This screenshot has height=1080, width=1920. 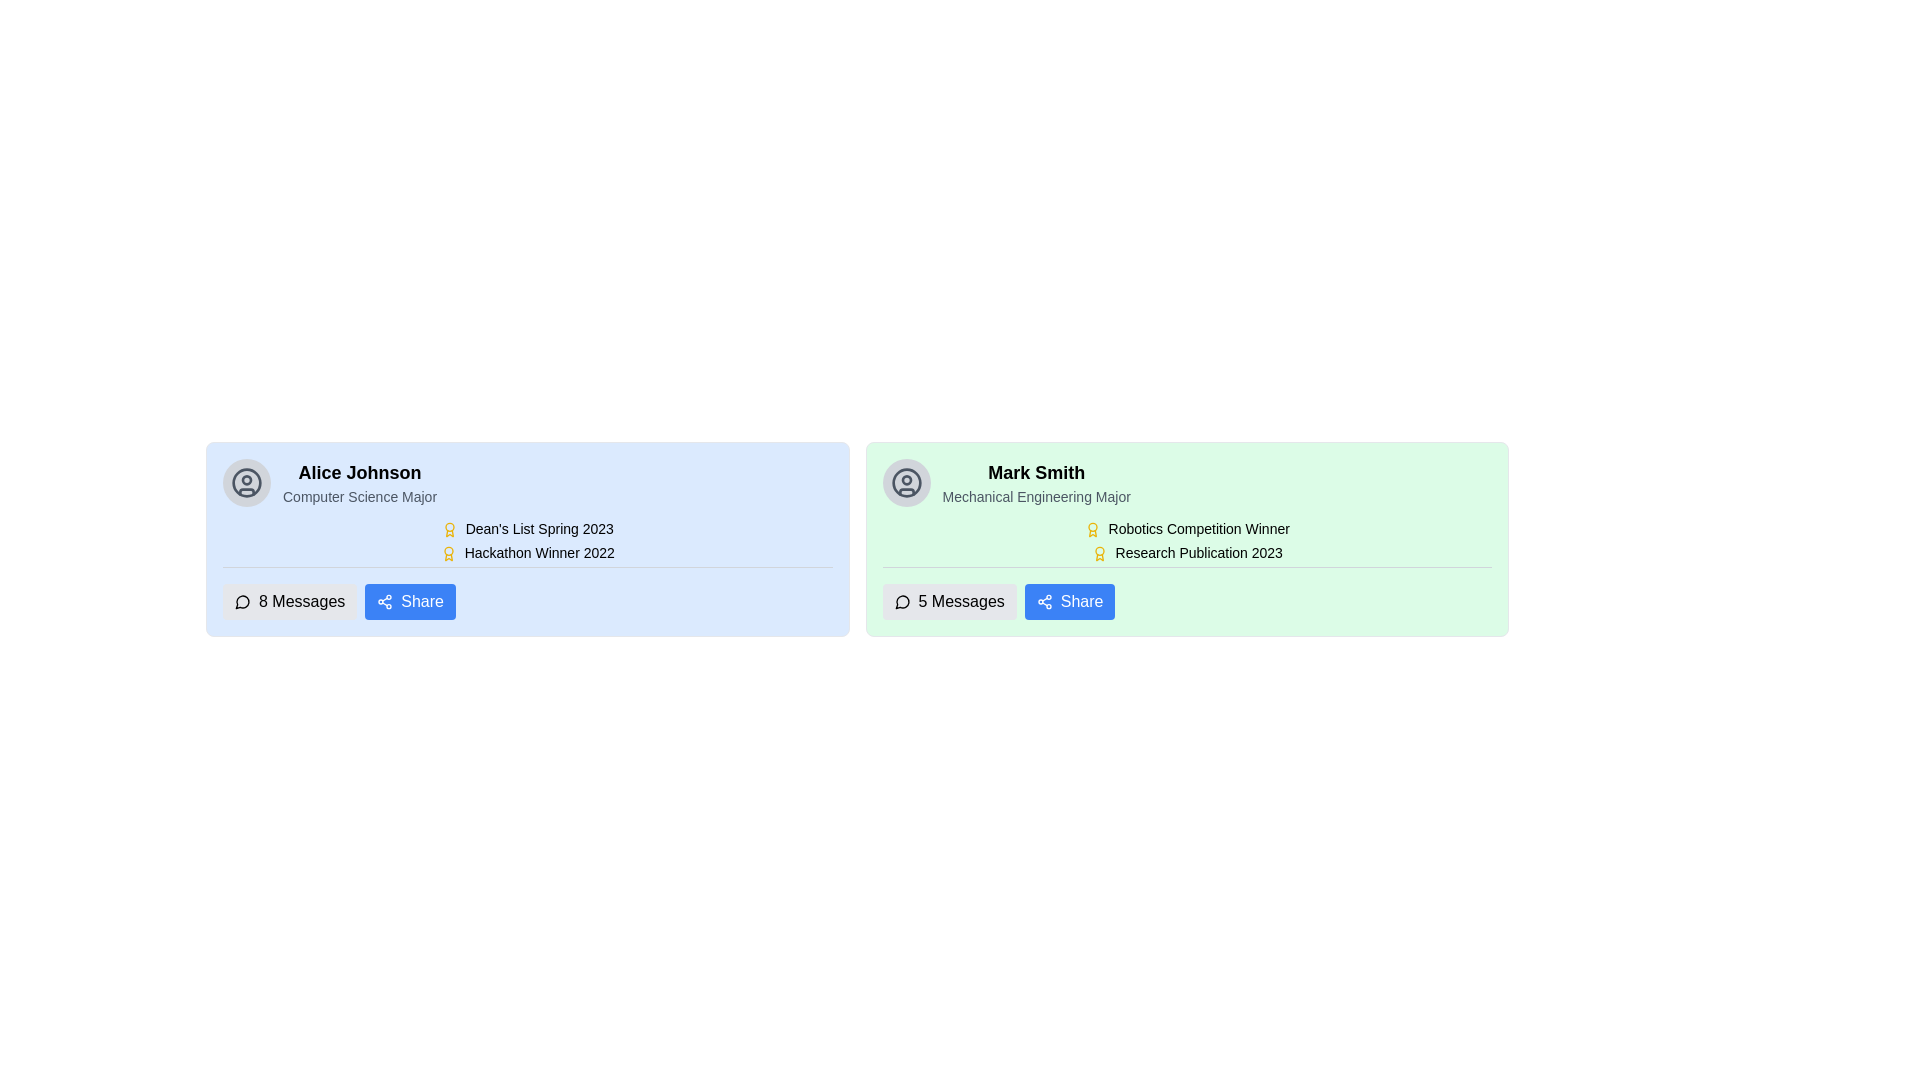 I want to click on the award icon representing 'Research Publication 2023' located to the left of the corresponding text within Mark Smith's profile card, so click(x=1098, y=554).